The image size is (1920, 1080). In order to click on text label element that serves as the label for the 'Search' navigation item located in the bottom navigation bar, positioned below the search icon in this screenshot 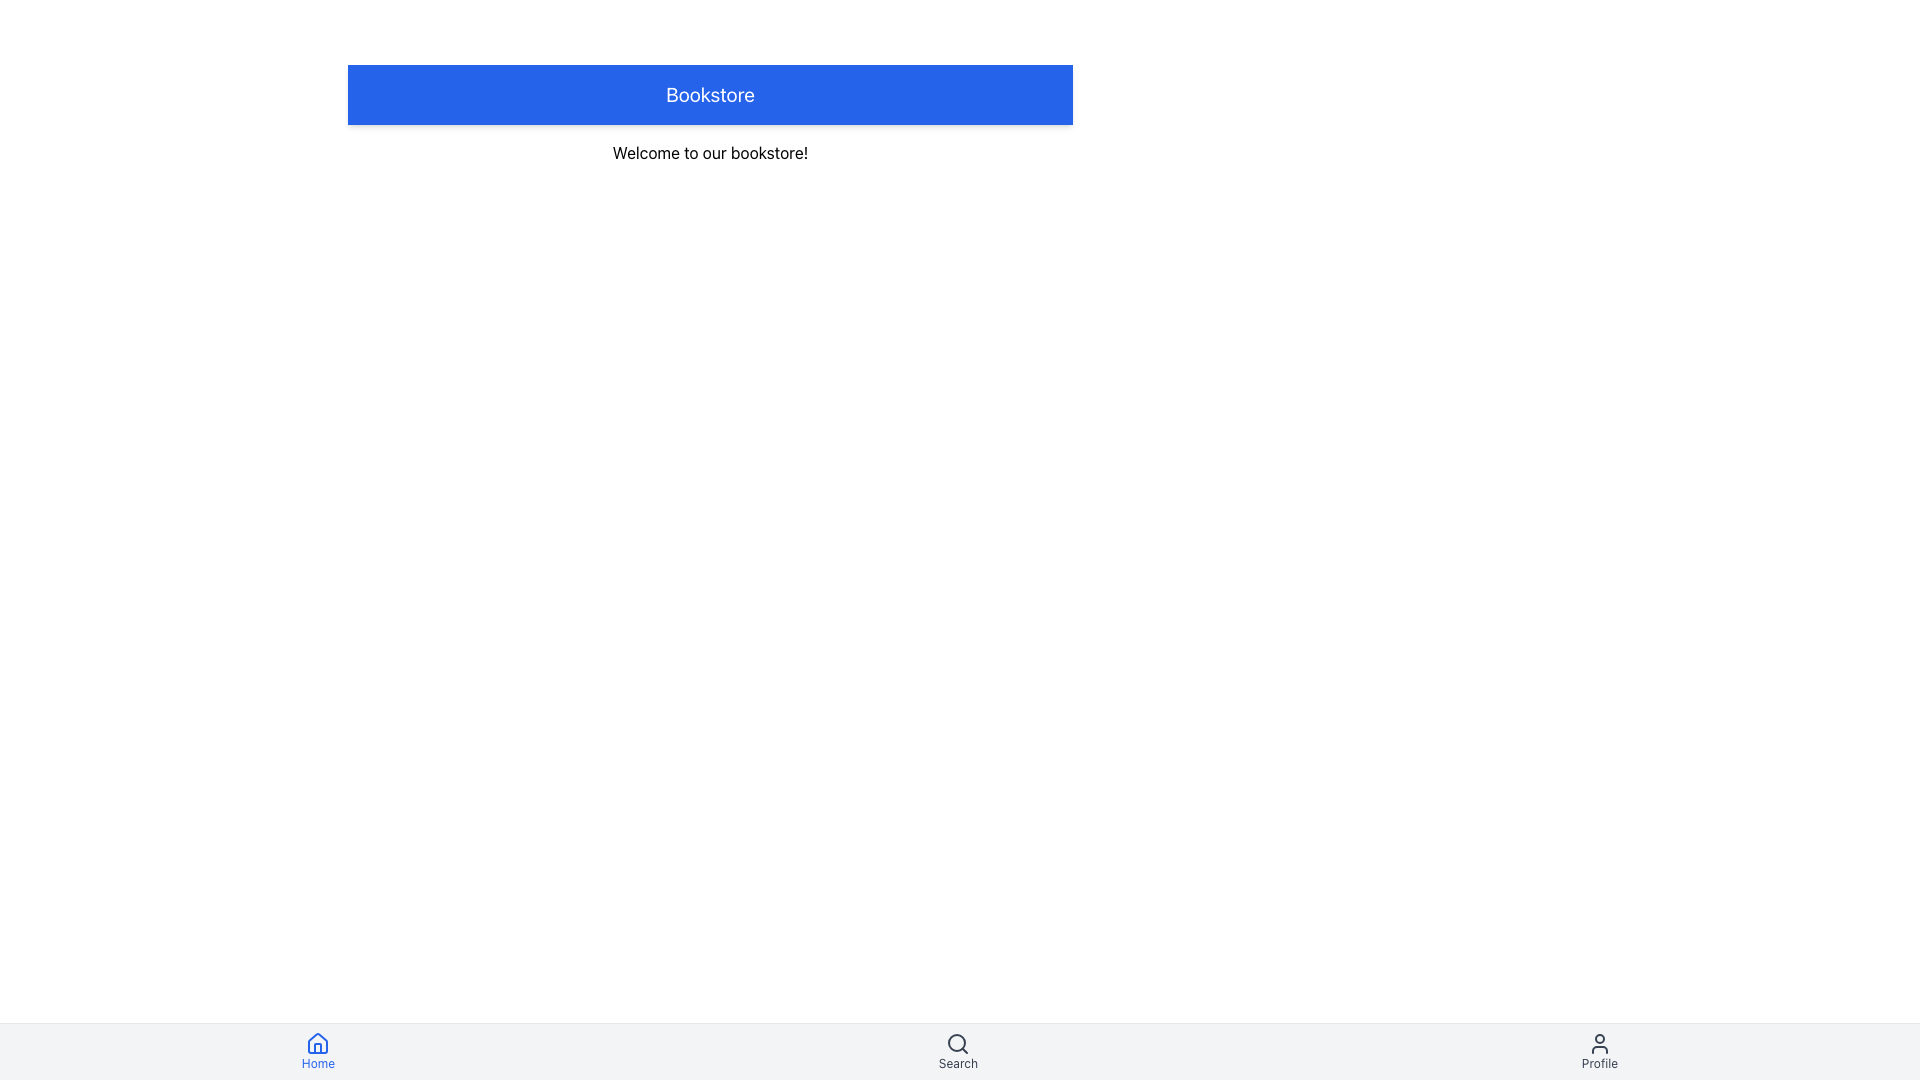, I will do `click(957, 1063)`.